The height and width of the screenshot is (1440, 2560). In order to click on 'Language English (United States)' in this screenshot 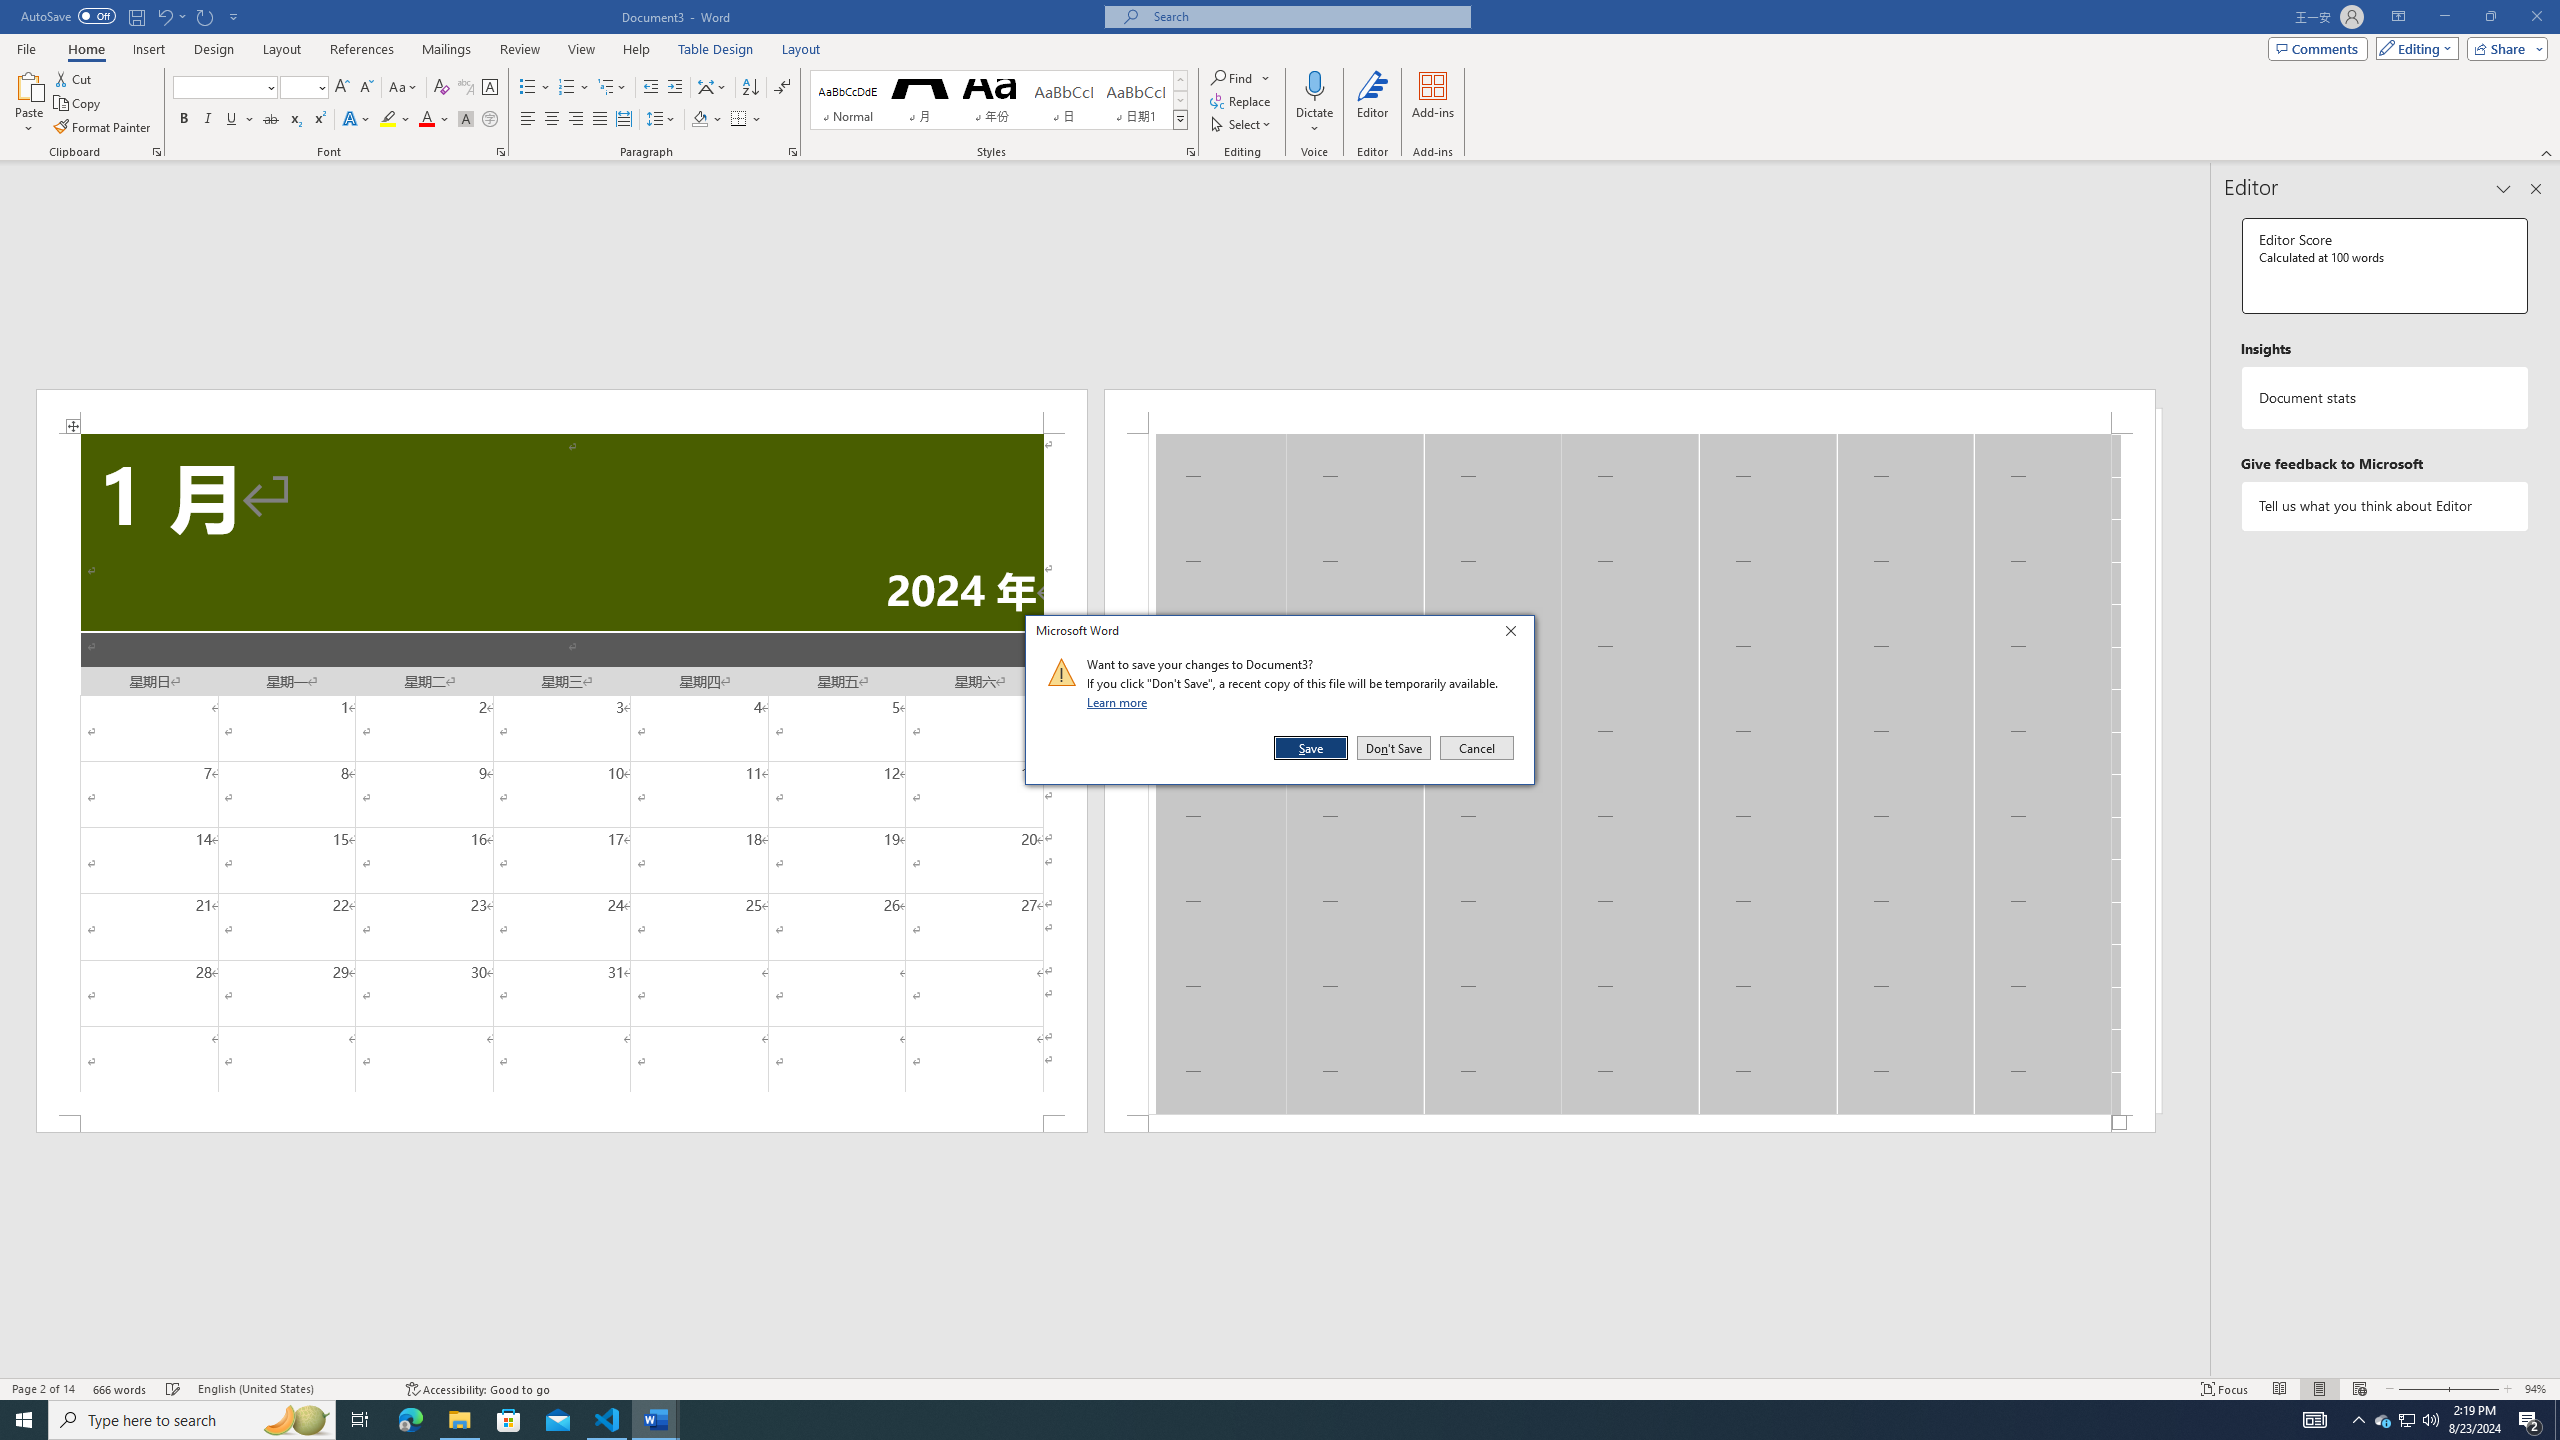, I will do `click(290, 1389)`.